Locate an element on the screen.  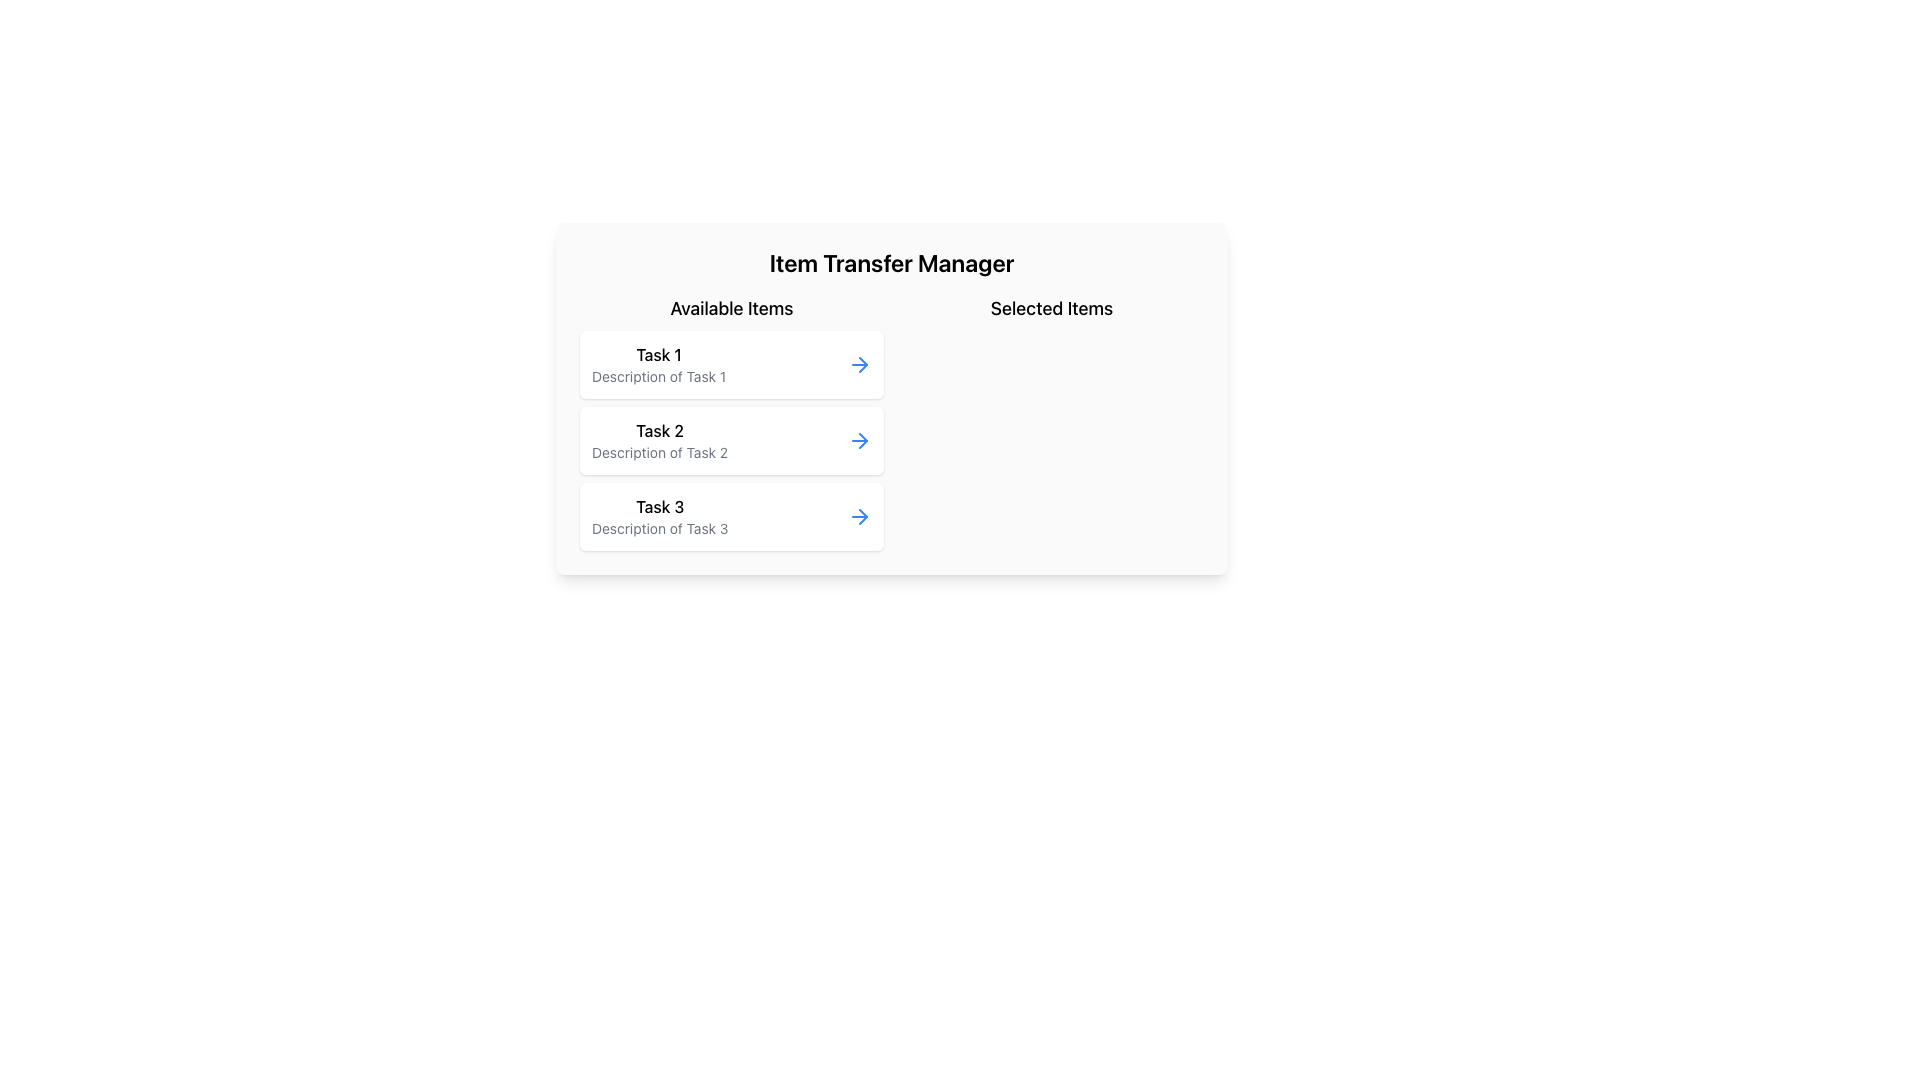
the rightward-pointing blue arrow icon button located to the far right of 'Task 3' in the 'Available Items' column is located at coordinates (859, 515).